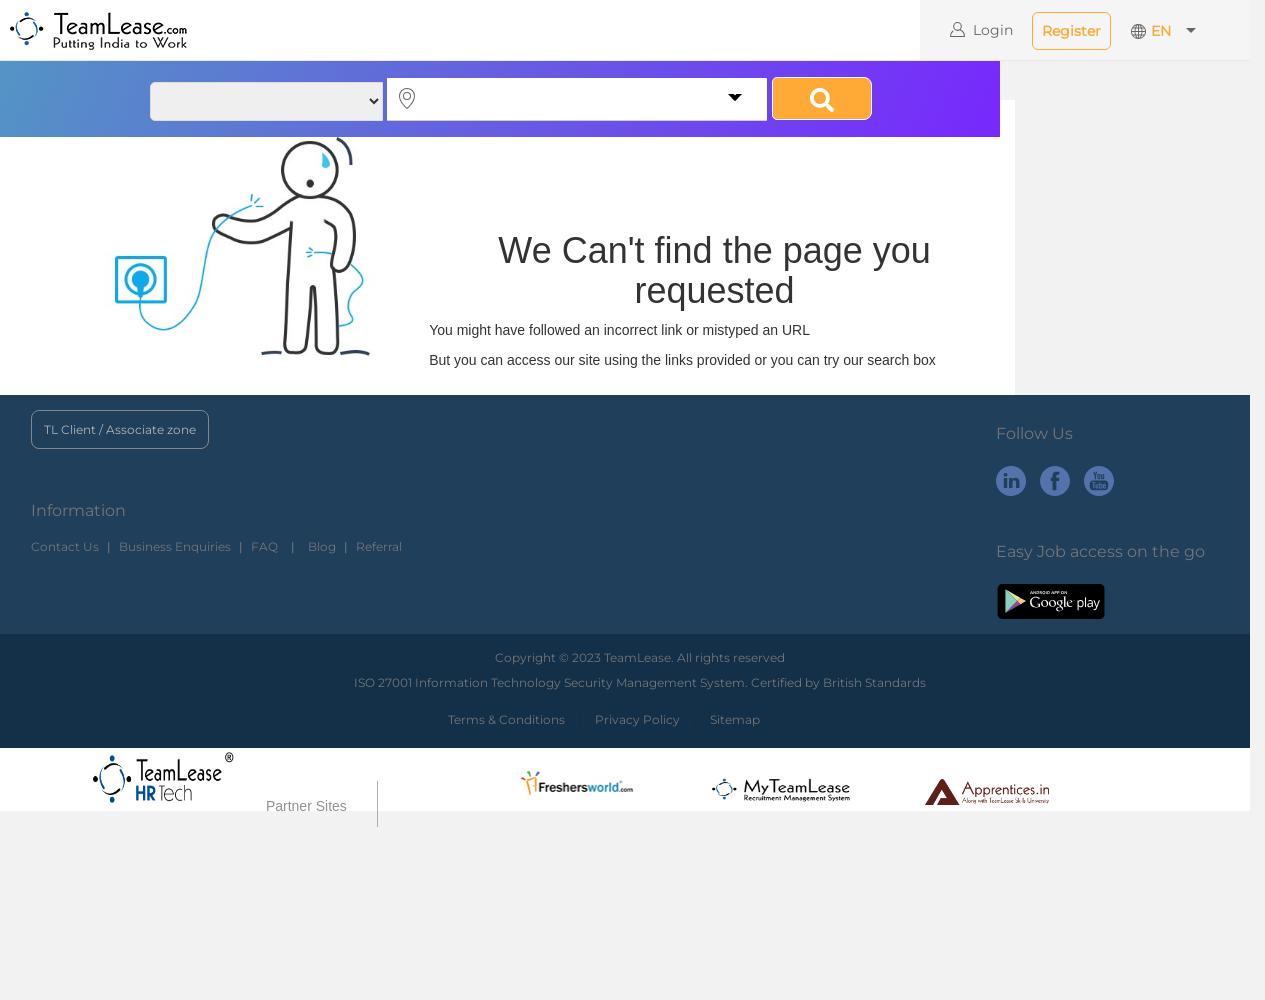 The width and height of the screenshot is (1265, 1000). What do you see at coordinates (593, 717) in the screenshot?
I see `'Privacy Policy'` at bounding box center [593, 717].